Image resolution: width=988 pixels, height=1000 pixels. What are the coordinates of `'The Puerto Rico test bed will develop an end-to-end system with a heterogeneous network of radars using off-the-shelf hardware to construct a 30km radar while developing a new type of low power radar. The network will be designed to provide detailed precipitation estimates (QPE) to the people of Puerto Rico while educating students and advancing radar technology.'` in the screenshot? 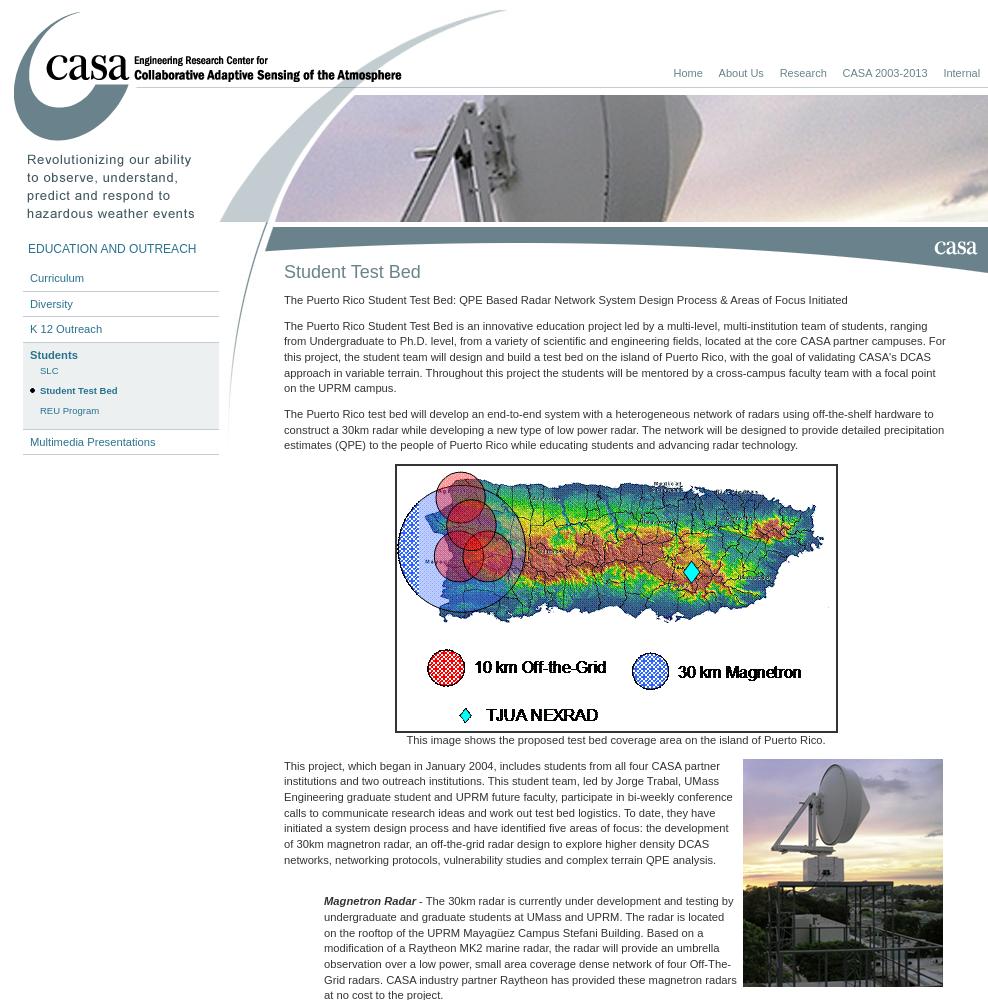 It's located at (282, 429).